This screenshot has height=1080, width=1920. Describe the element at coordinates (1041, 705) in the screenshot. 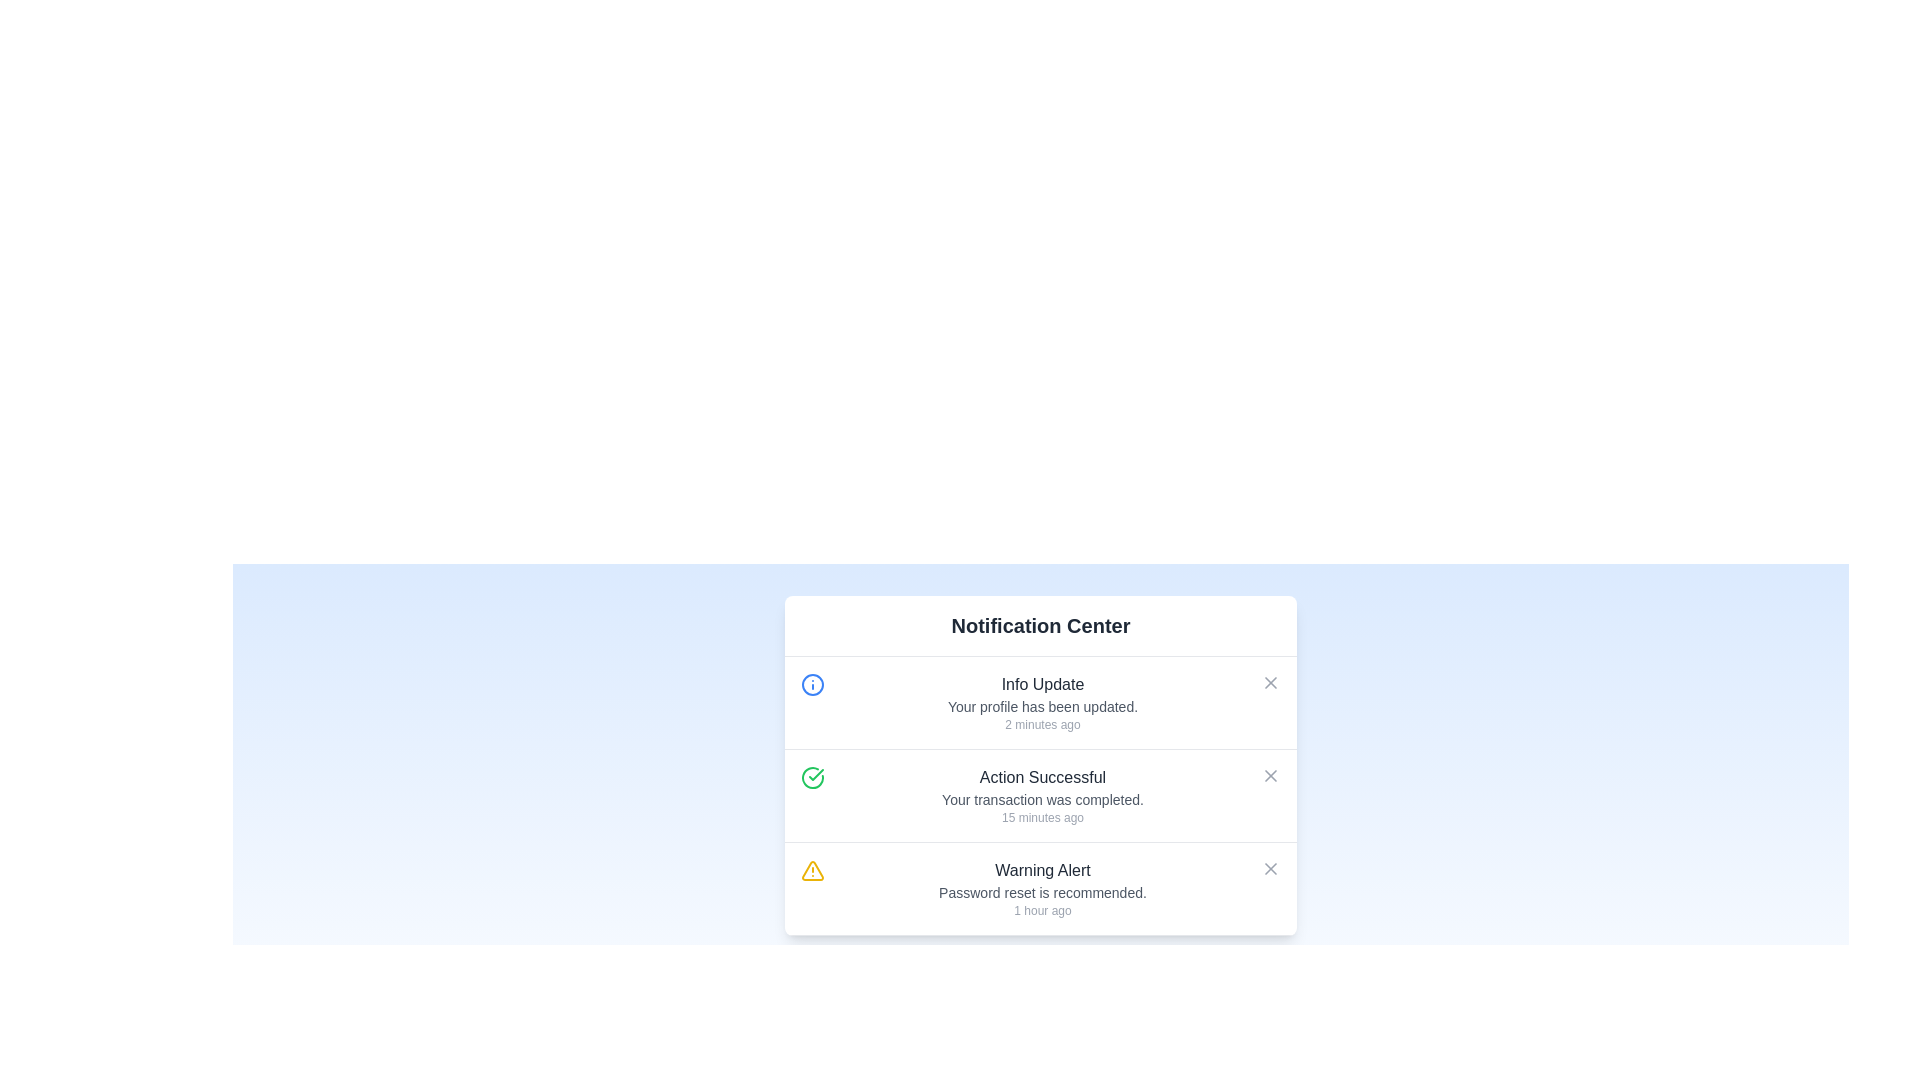

I see `informational text snippet that displays the message 'Your profile has been updated.' located in the Notification Center, positioned beneath the title 'Info Update'` at that location.